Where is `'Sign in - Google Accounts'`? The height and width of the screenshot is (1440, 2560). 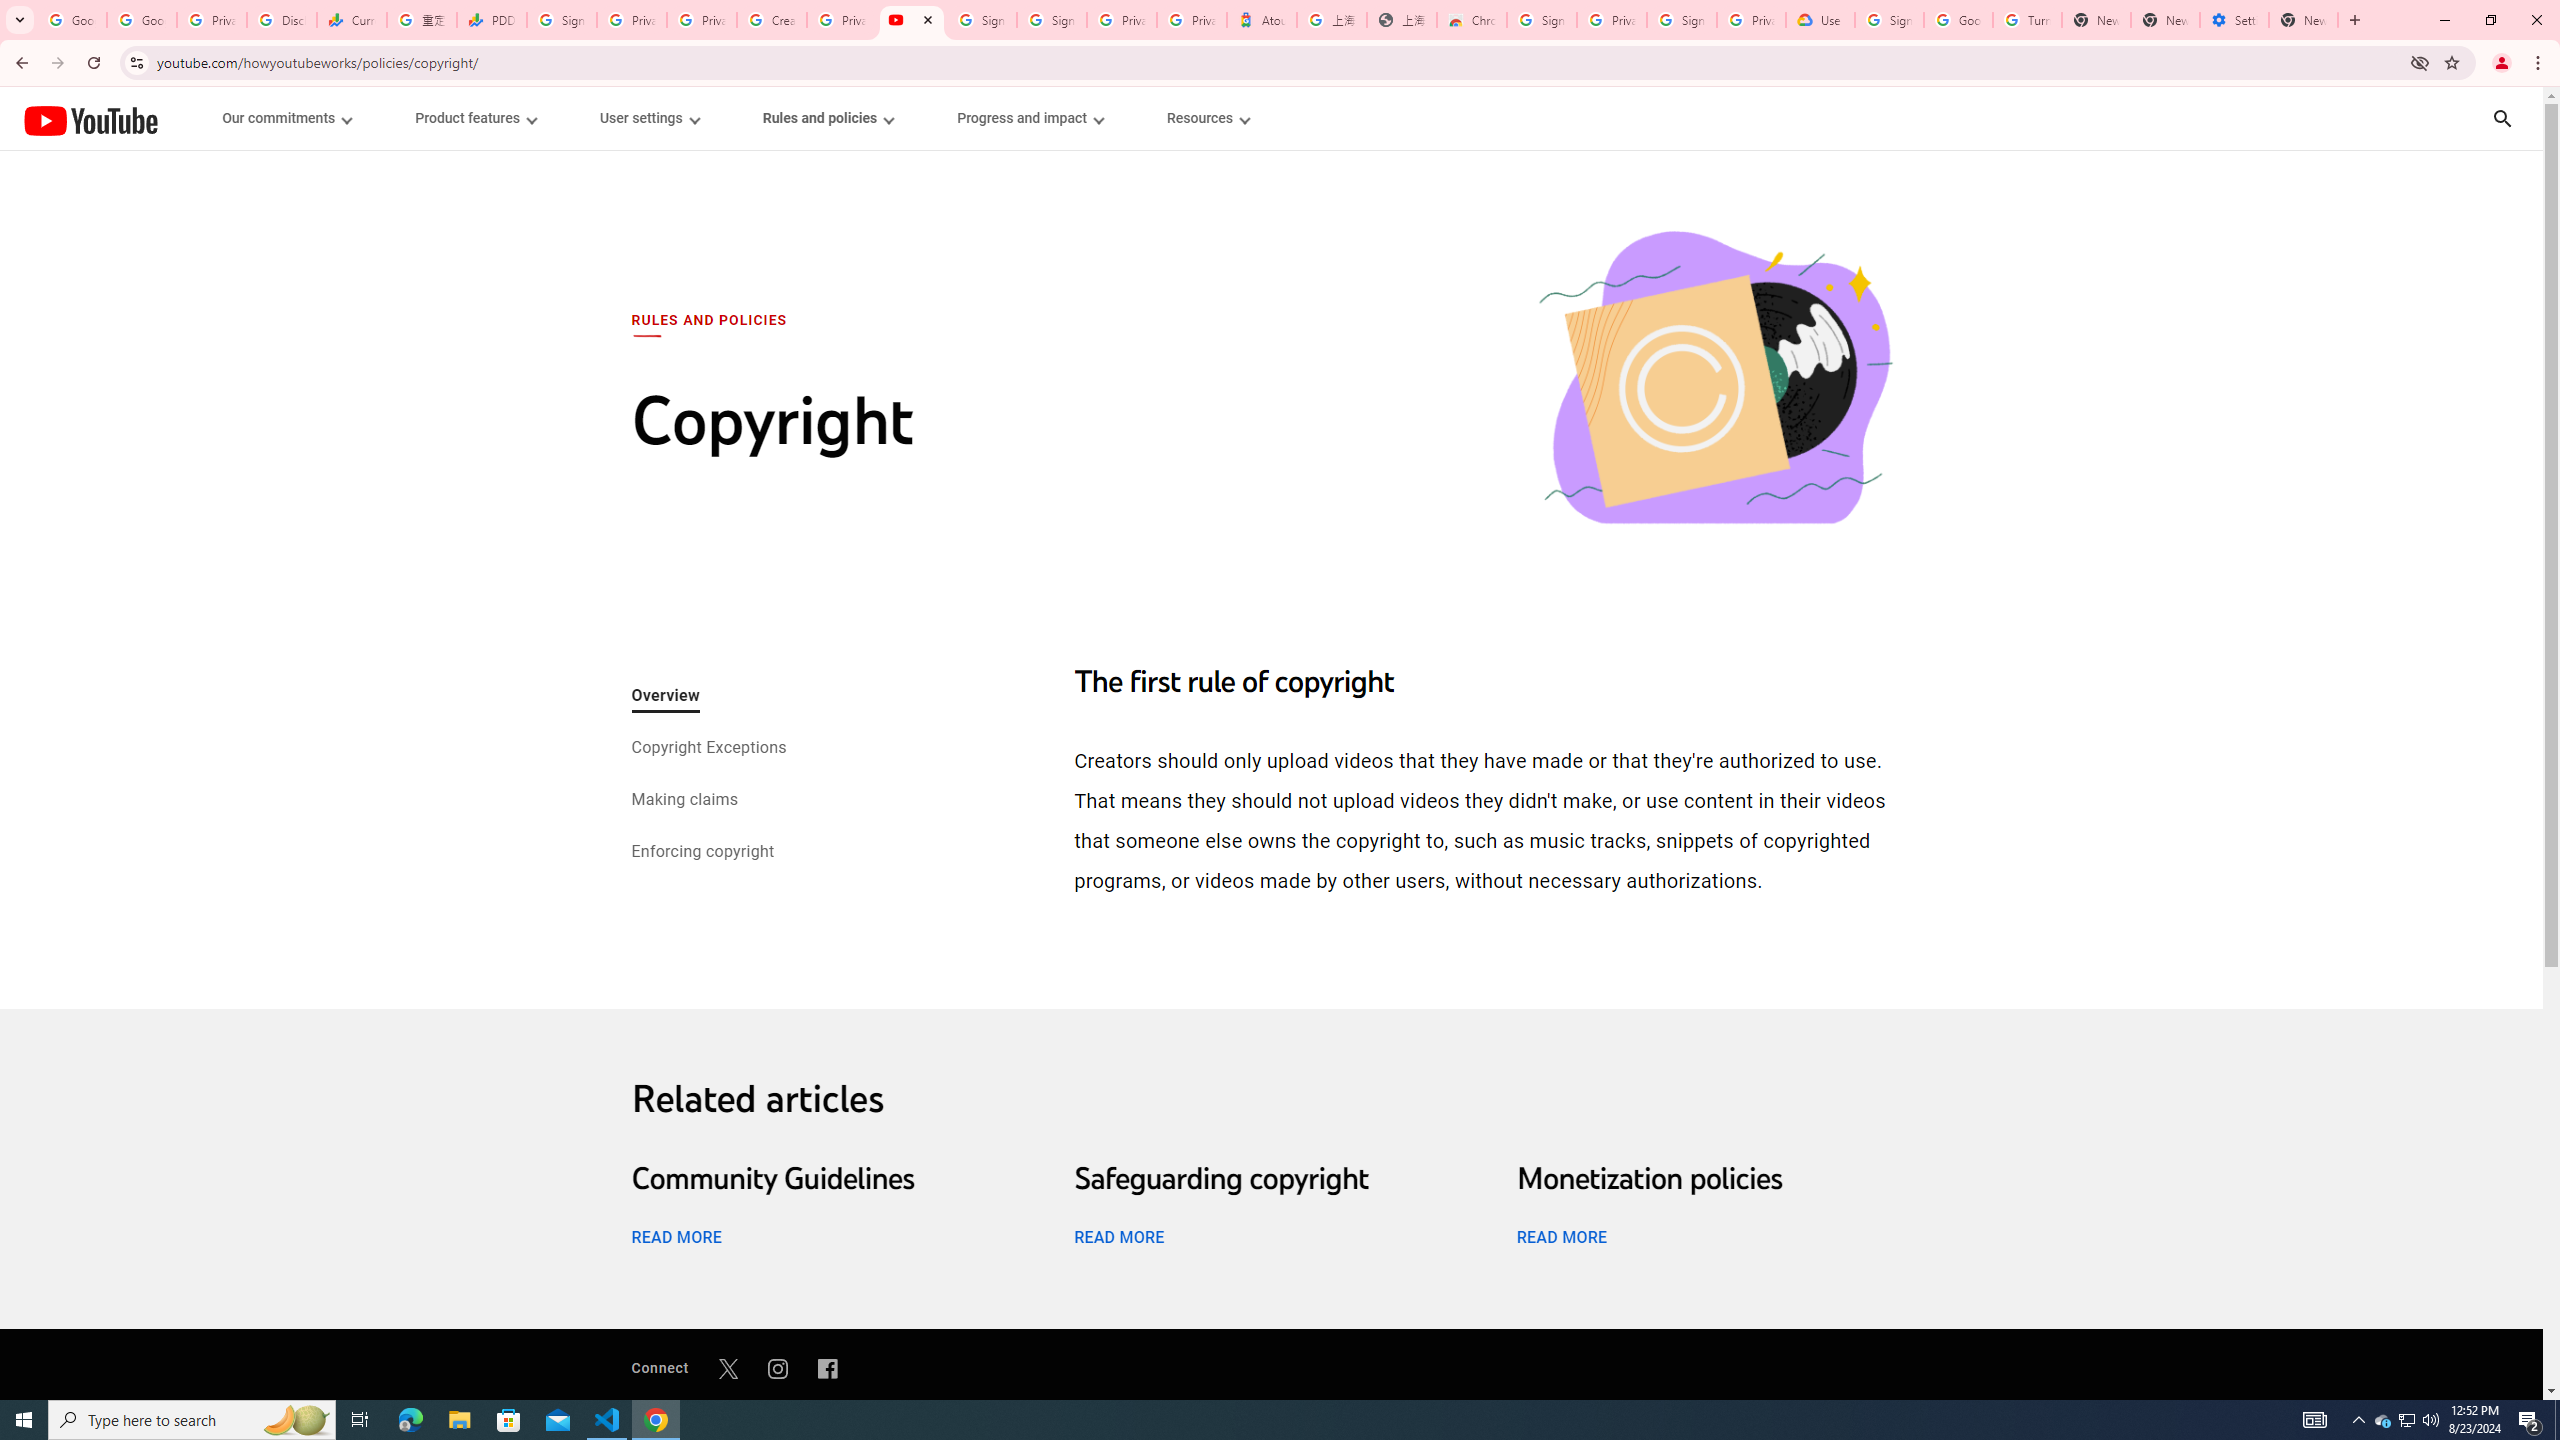
'Sign in - Google Accounts' is located at coordinates (1051, 19).